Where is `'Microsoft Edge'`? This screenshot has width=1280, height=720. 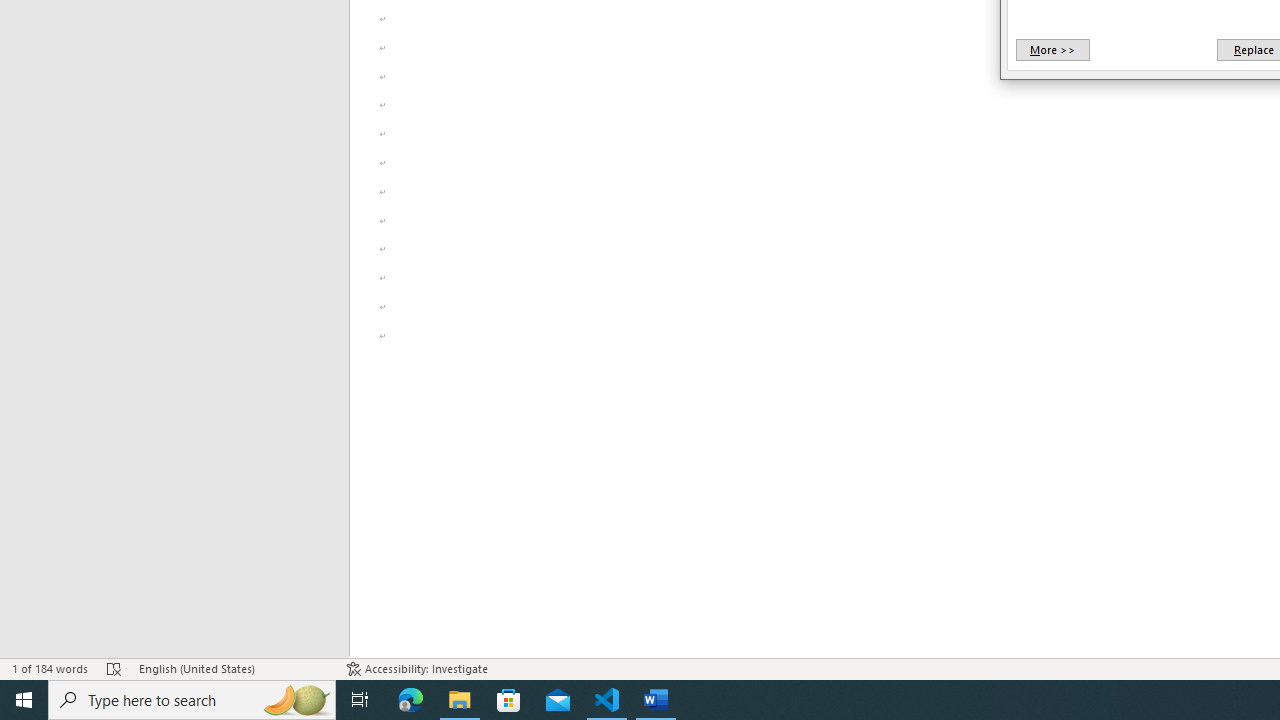
'Microsoft Edge' is located at coordinates (410, 698).